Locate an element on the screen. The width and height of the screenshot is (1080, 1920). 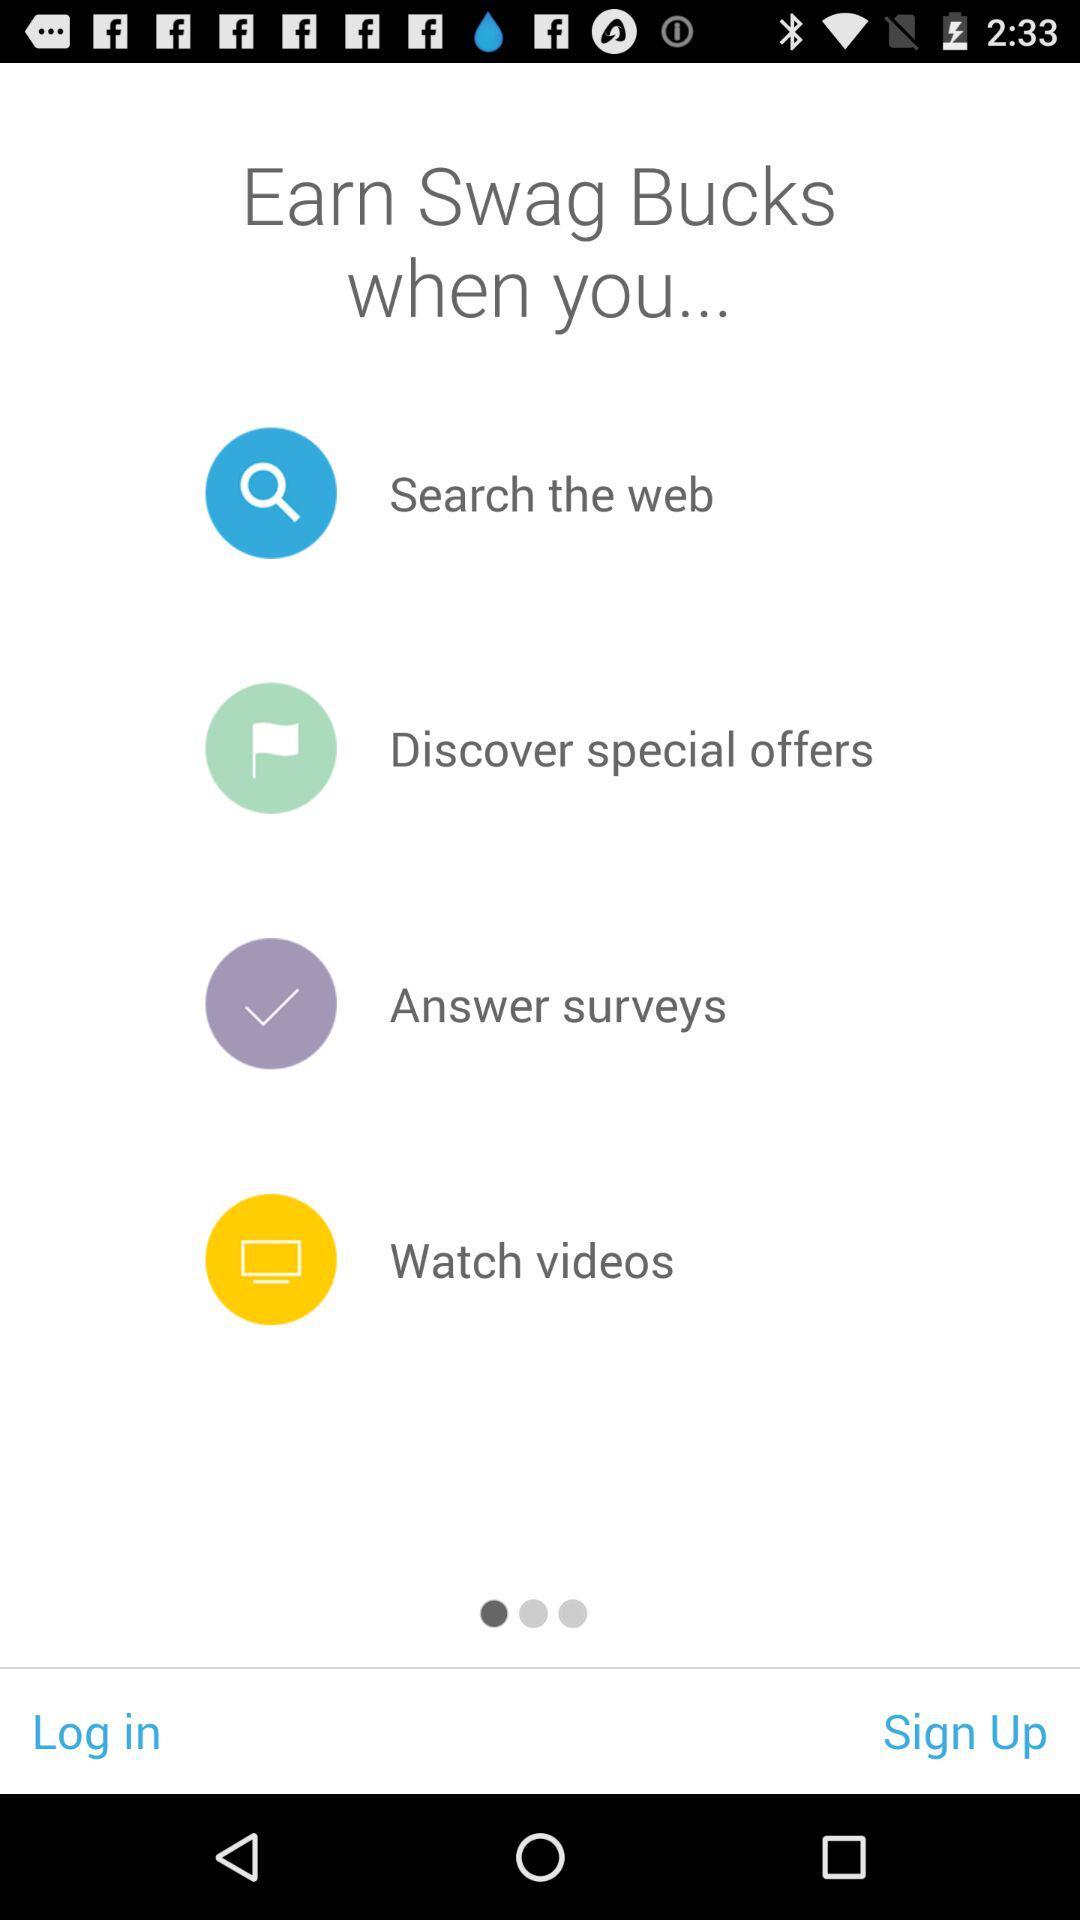
app next to log in is located at coordinates (964, 1729).